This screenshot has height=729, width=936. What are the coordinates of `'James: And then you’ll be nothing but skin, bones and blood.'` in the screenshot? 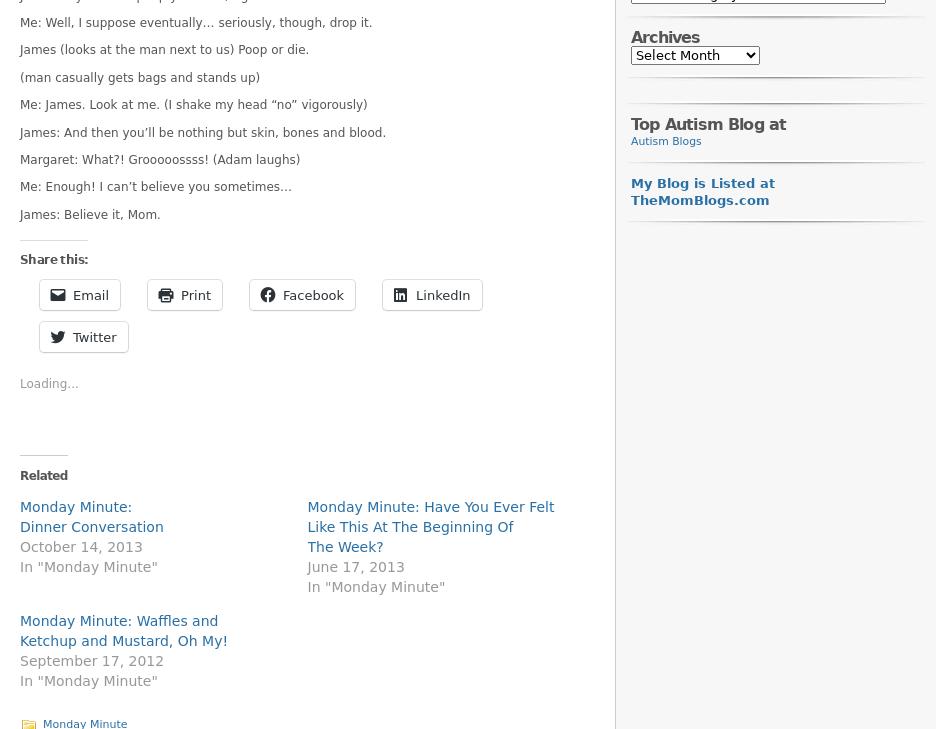 It's located at (203, 131).